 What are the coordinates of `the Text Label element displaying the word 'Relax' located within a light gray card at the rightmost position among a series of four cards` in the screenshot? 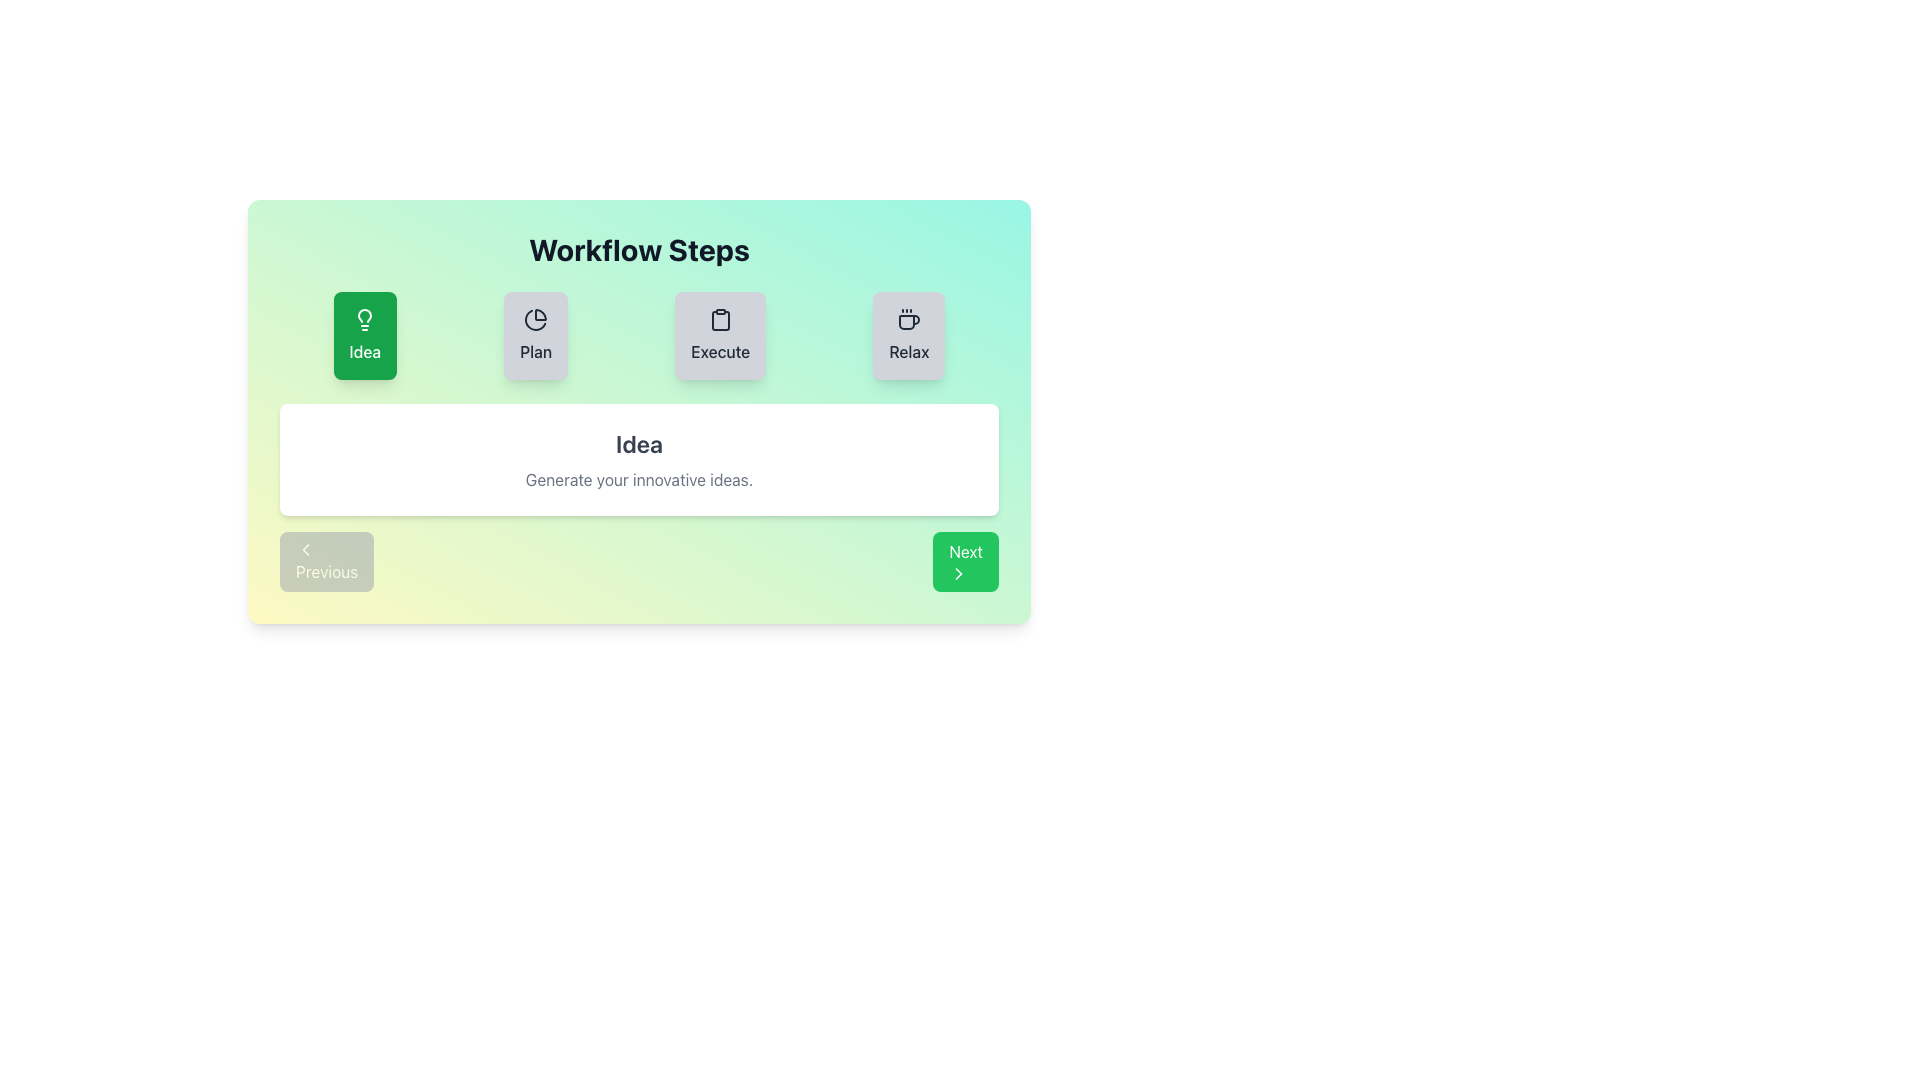 It's located at (908, 350).